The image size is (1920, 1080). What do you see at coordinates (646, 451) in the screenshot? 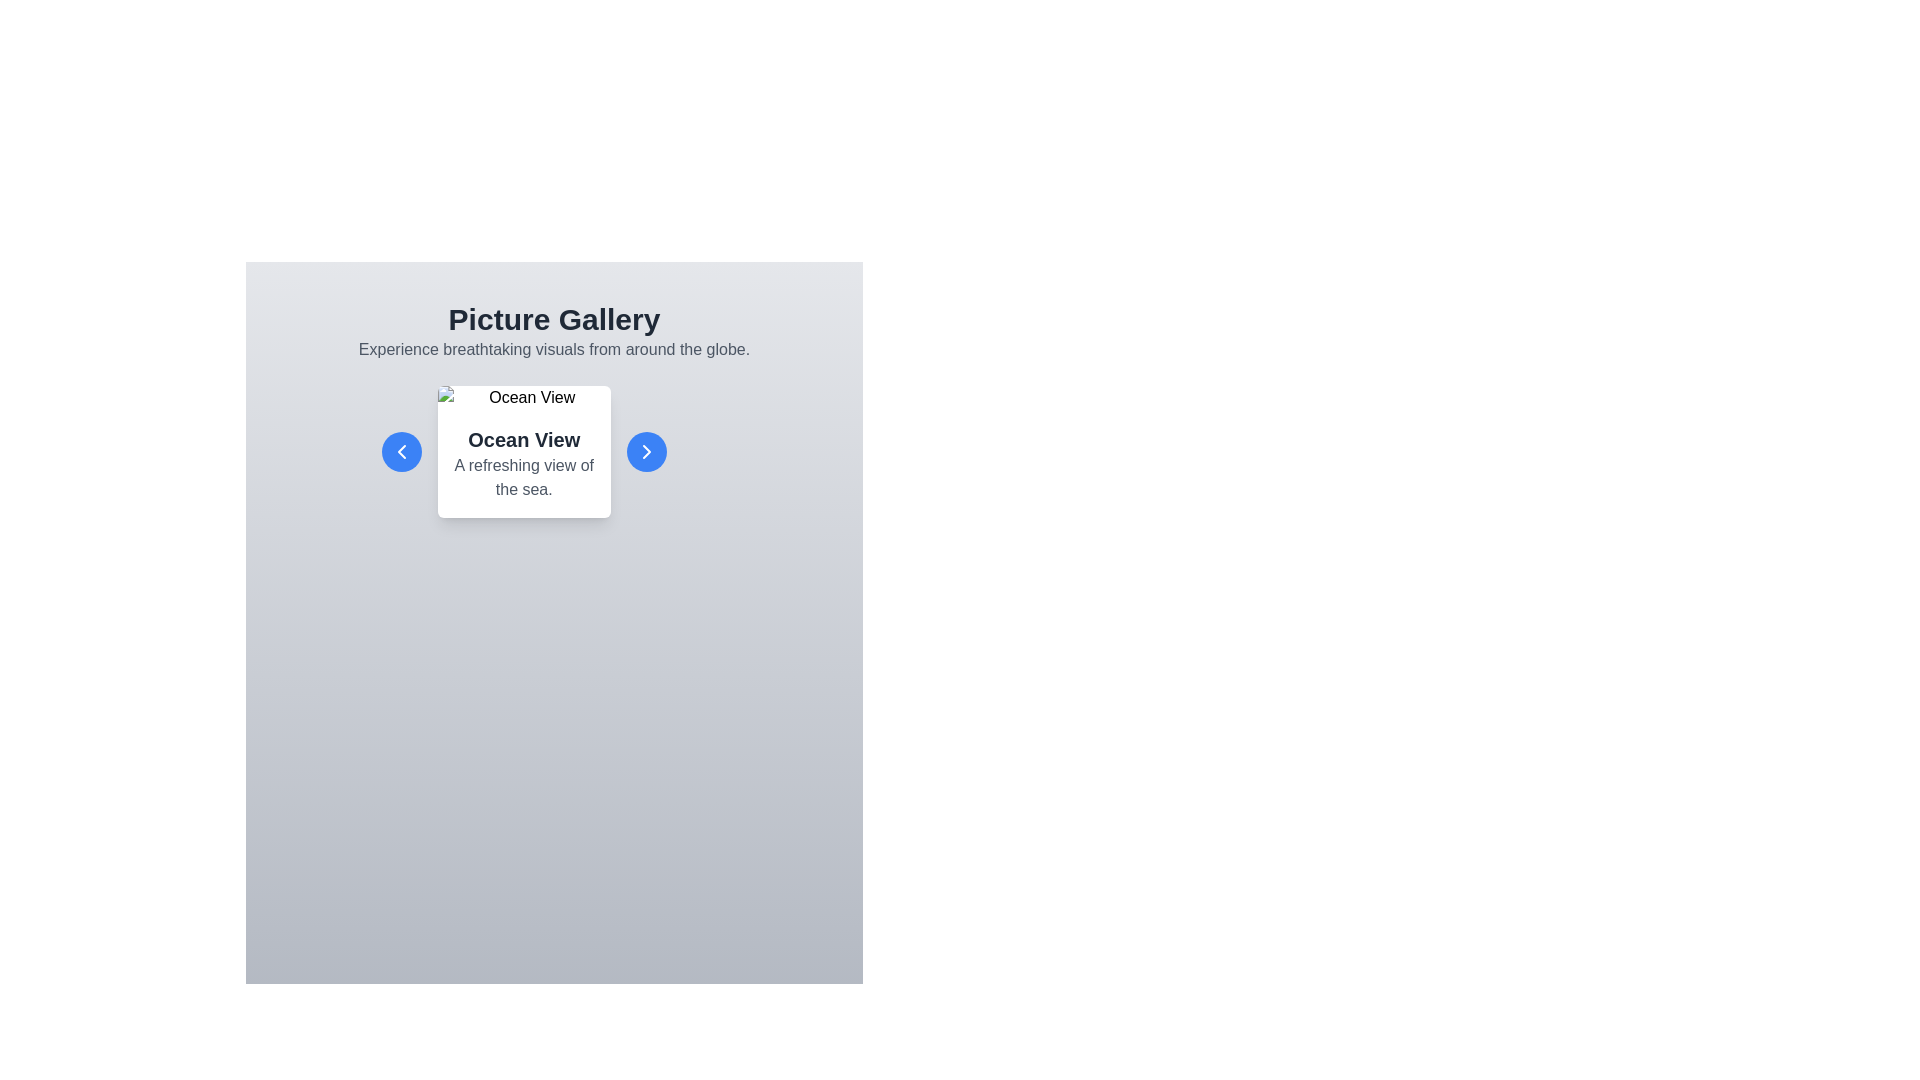
I see `the next navigation icon located inside the circular button on the right side of the carousel card in the Picture Gallery interface` at bounding box center [646, 451].